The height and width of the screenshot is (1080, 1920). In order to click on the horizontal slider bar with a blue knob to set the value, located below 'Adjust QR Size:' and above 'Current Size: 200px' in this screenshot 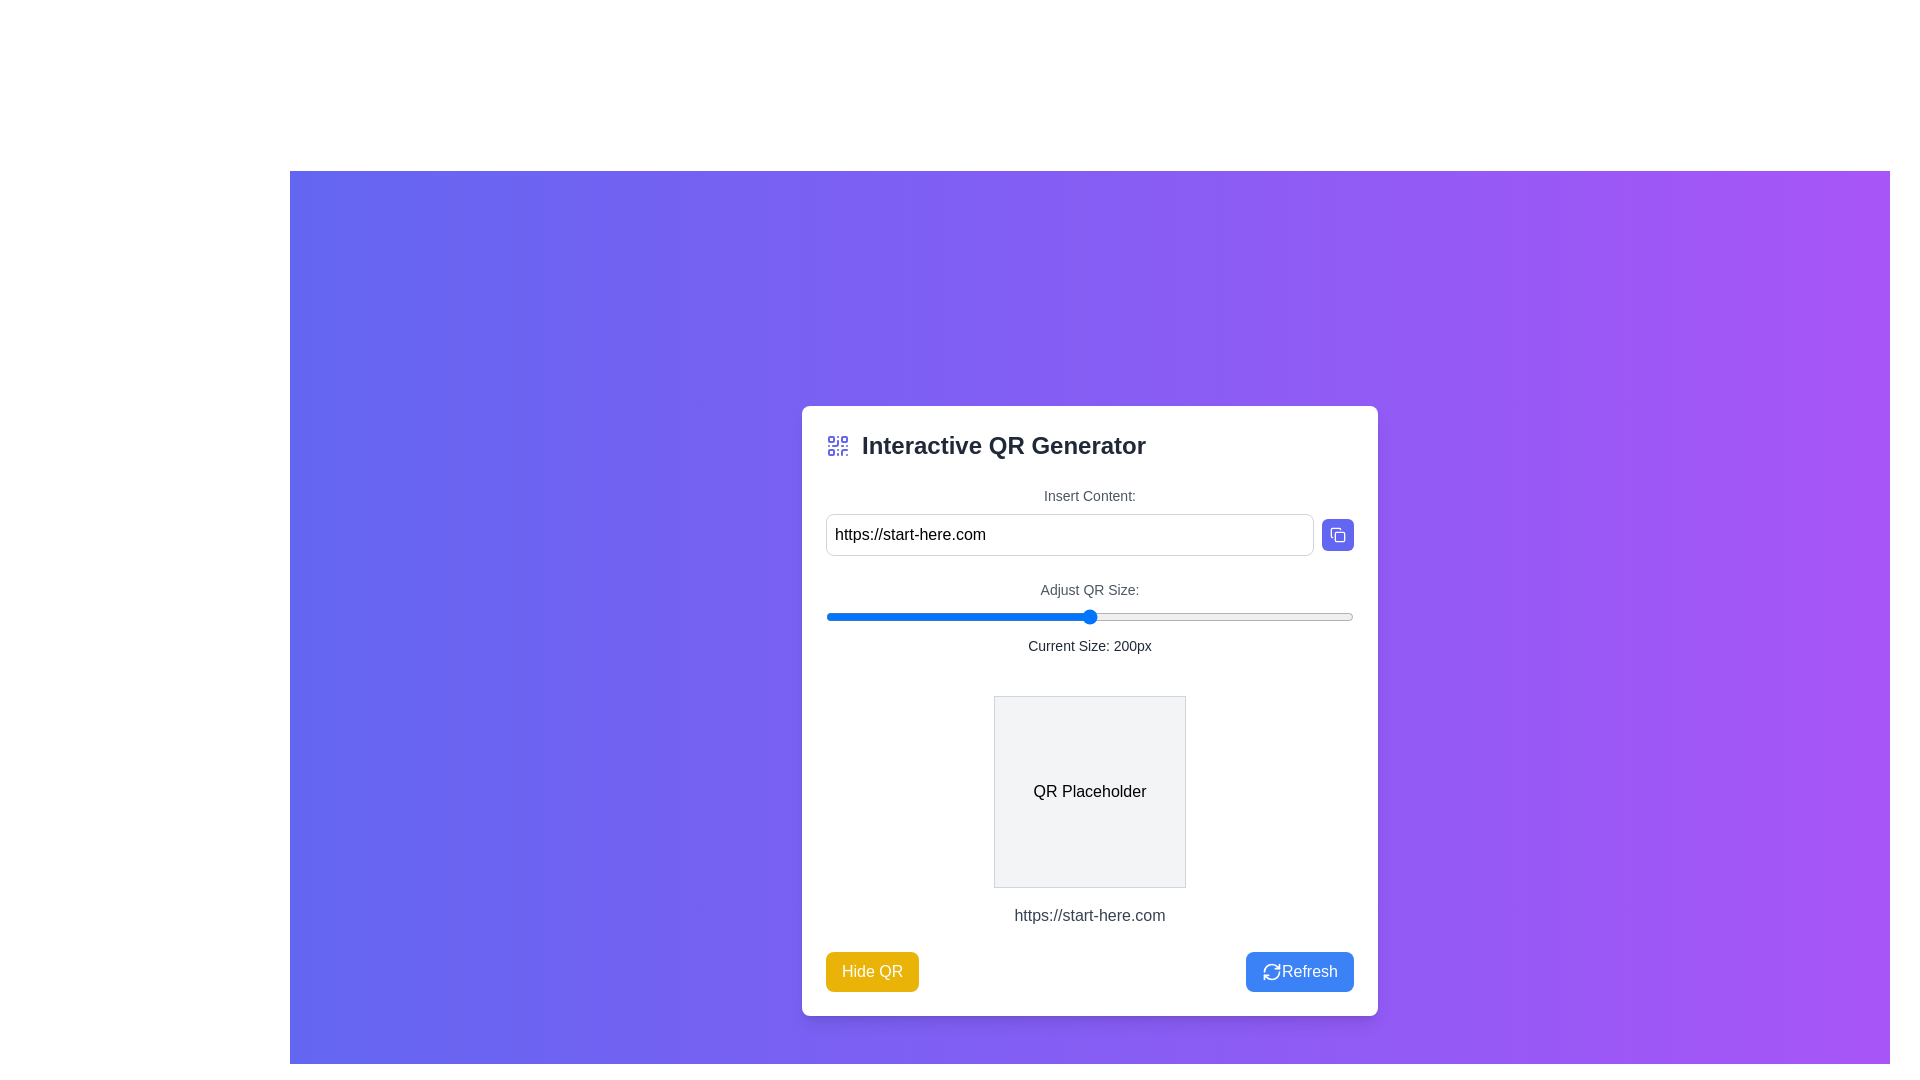, I will do `click(1088, 616)`.